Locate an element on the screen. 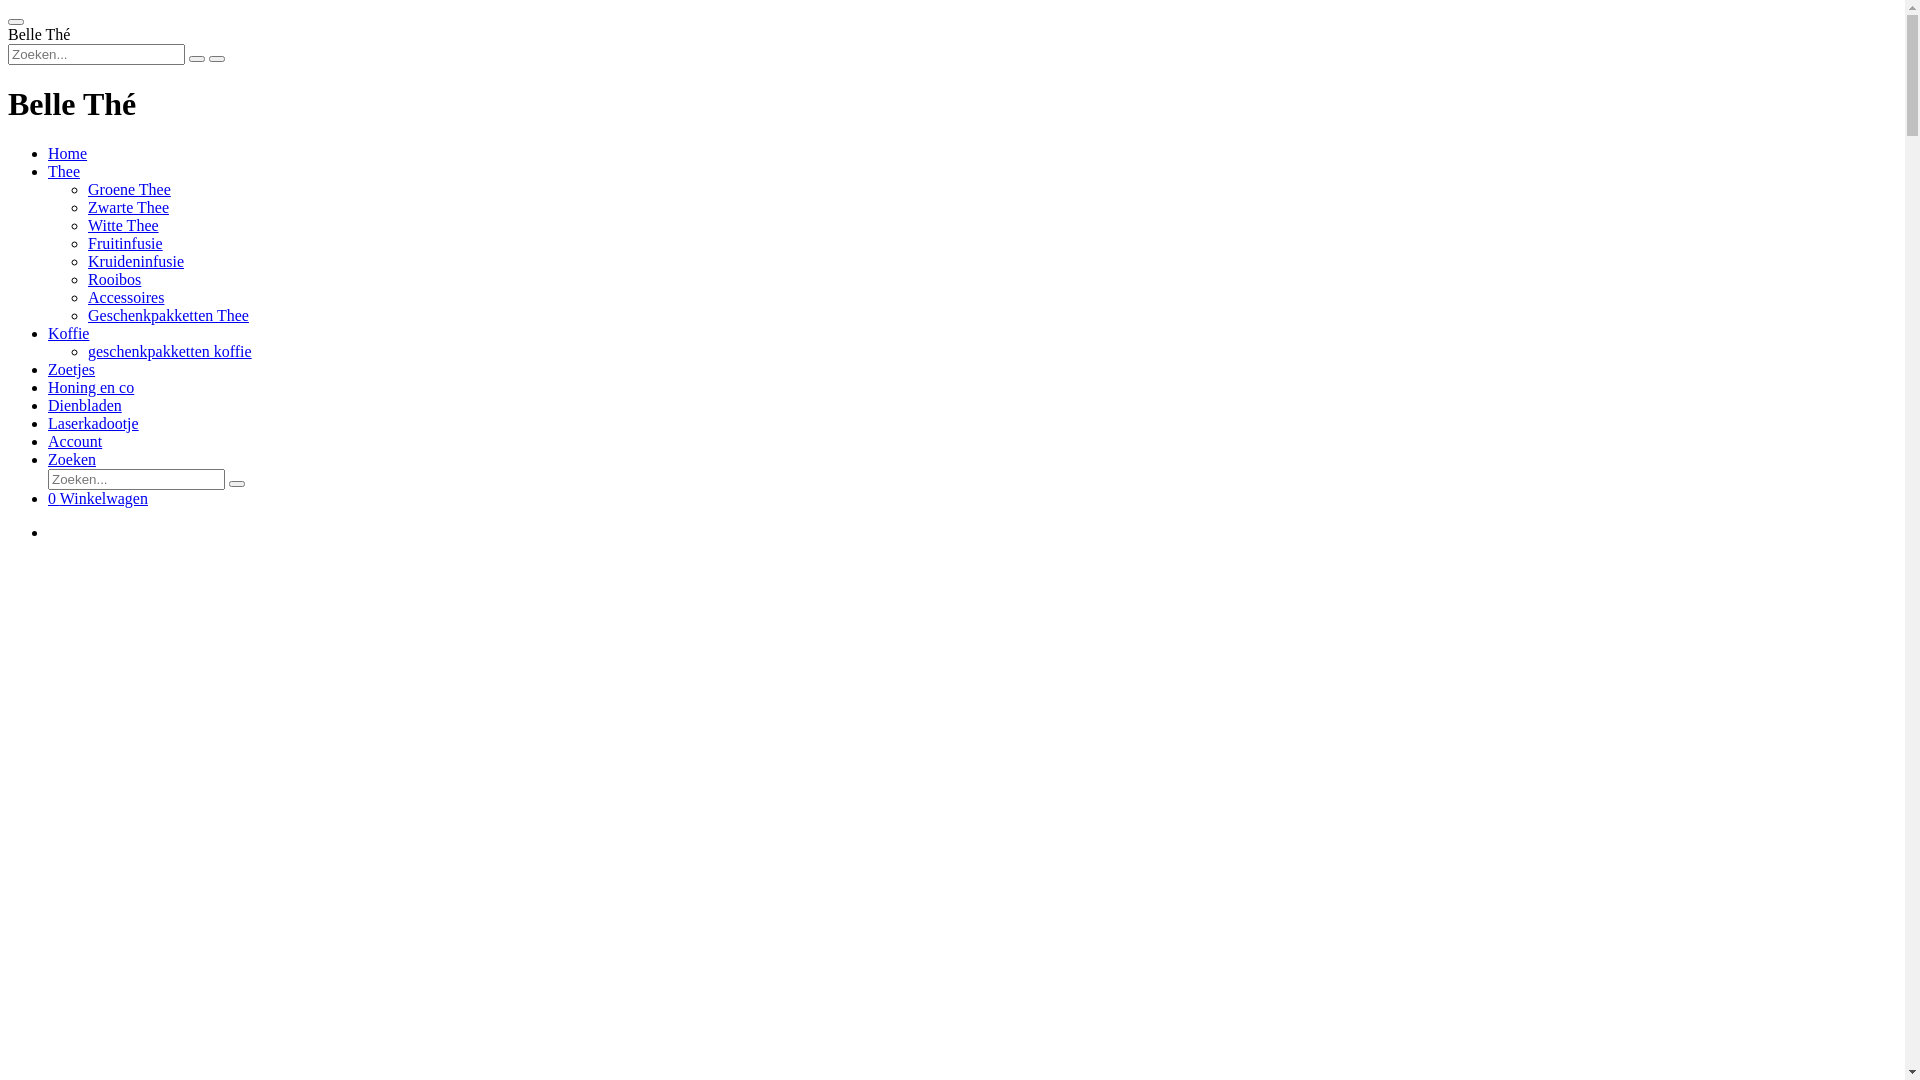  'geschenkpakketten koffie' is located at coordinates (169, 350).